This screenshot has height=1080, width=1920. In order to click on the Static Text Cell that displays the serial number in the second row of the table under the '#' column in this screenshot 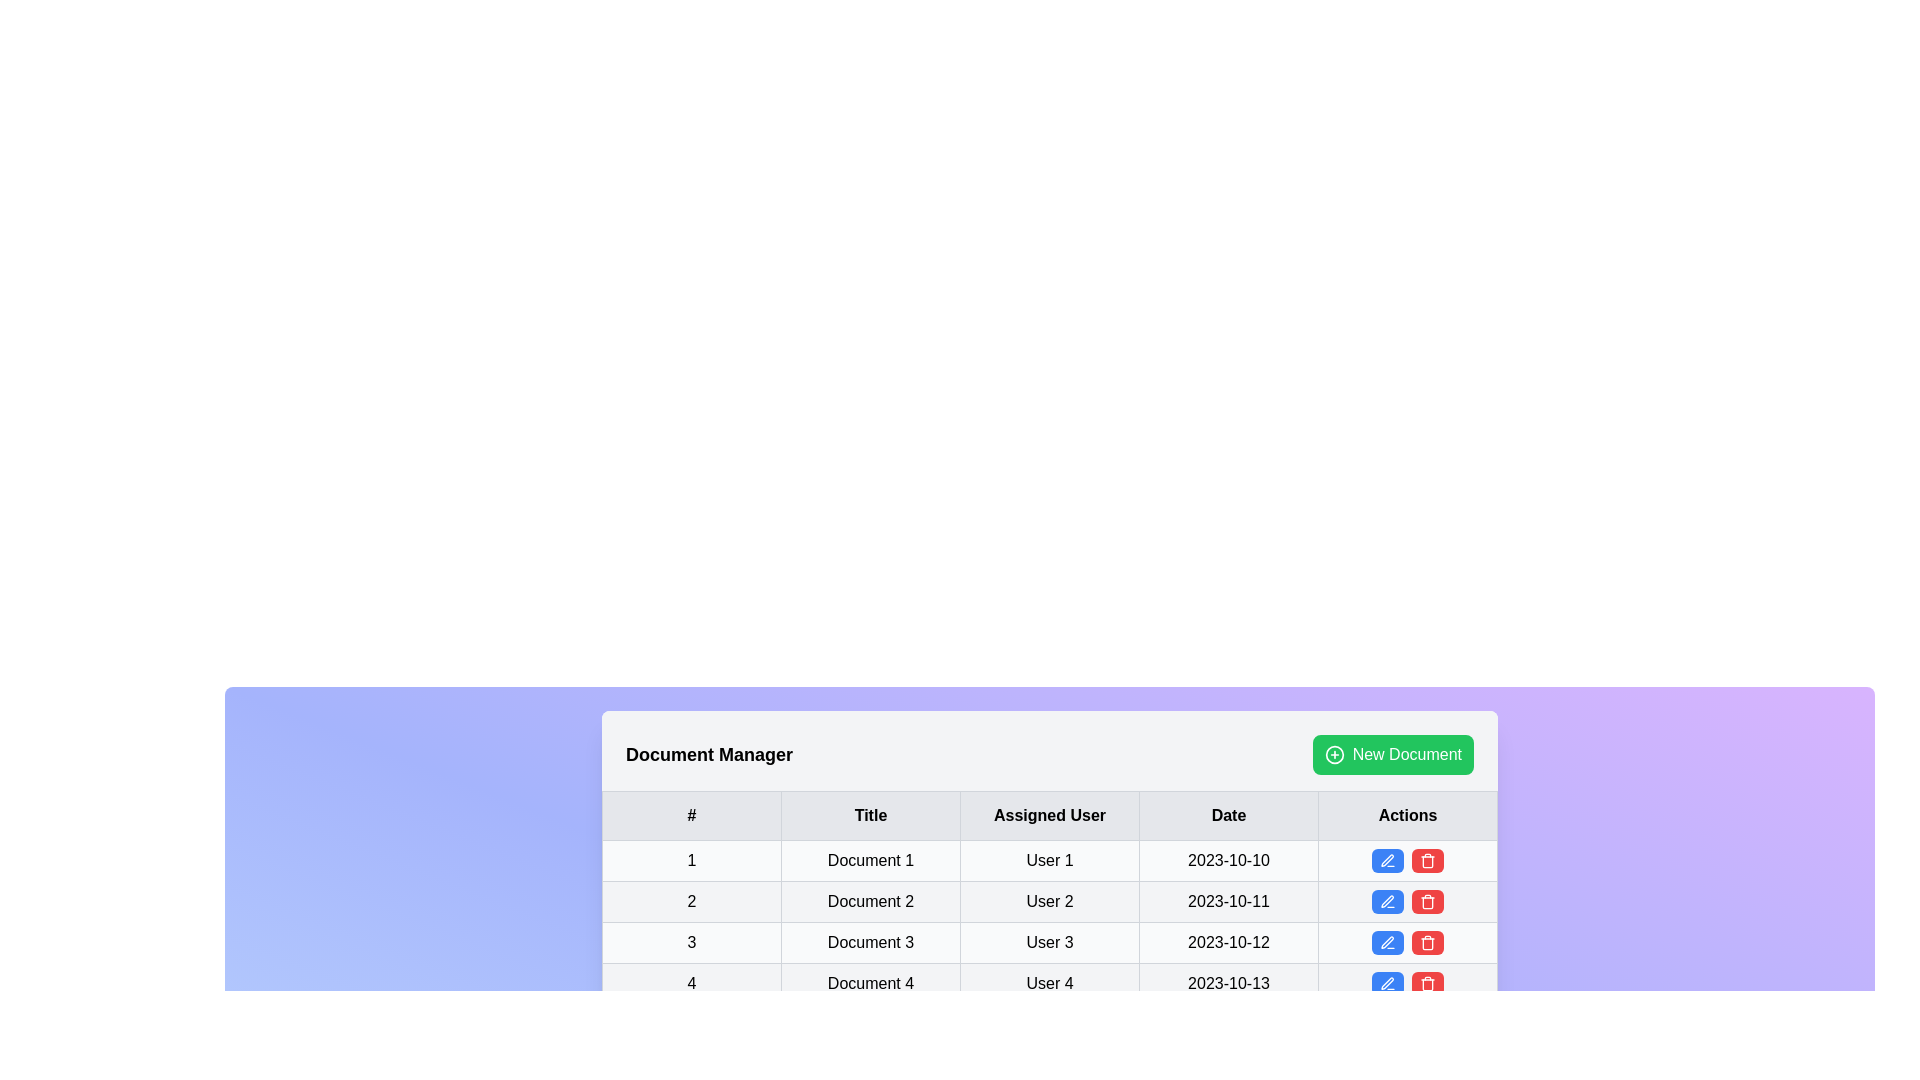, I will do `click(691, 902)`.